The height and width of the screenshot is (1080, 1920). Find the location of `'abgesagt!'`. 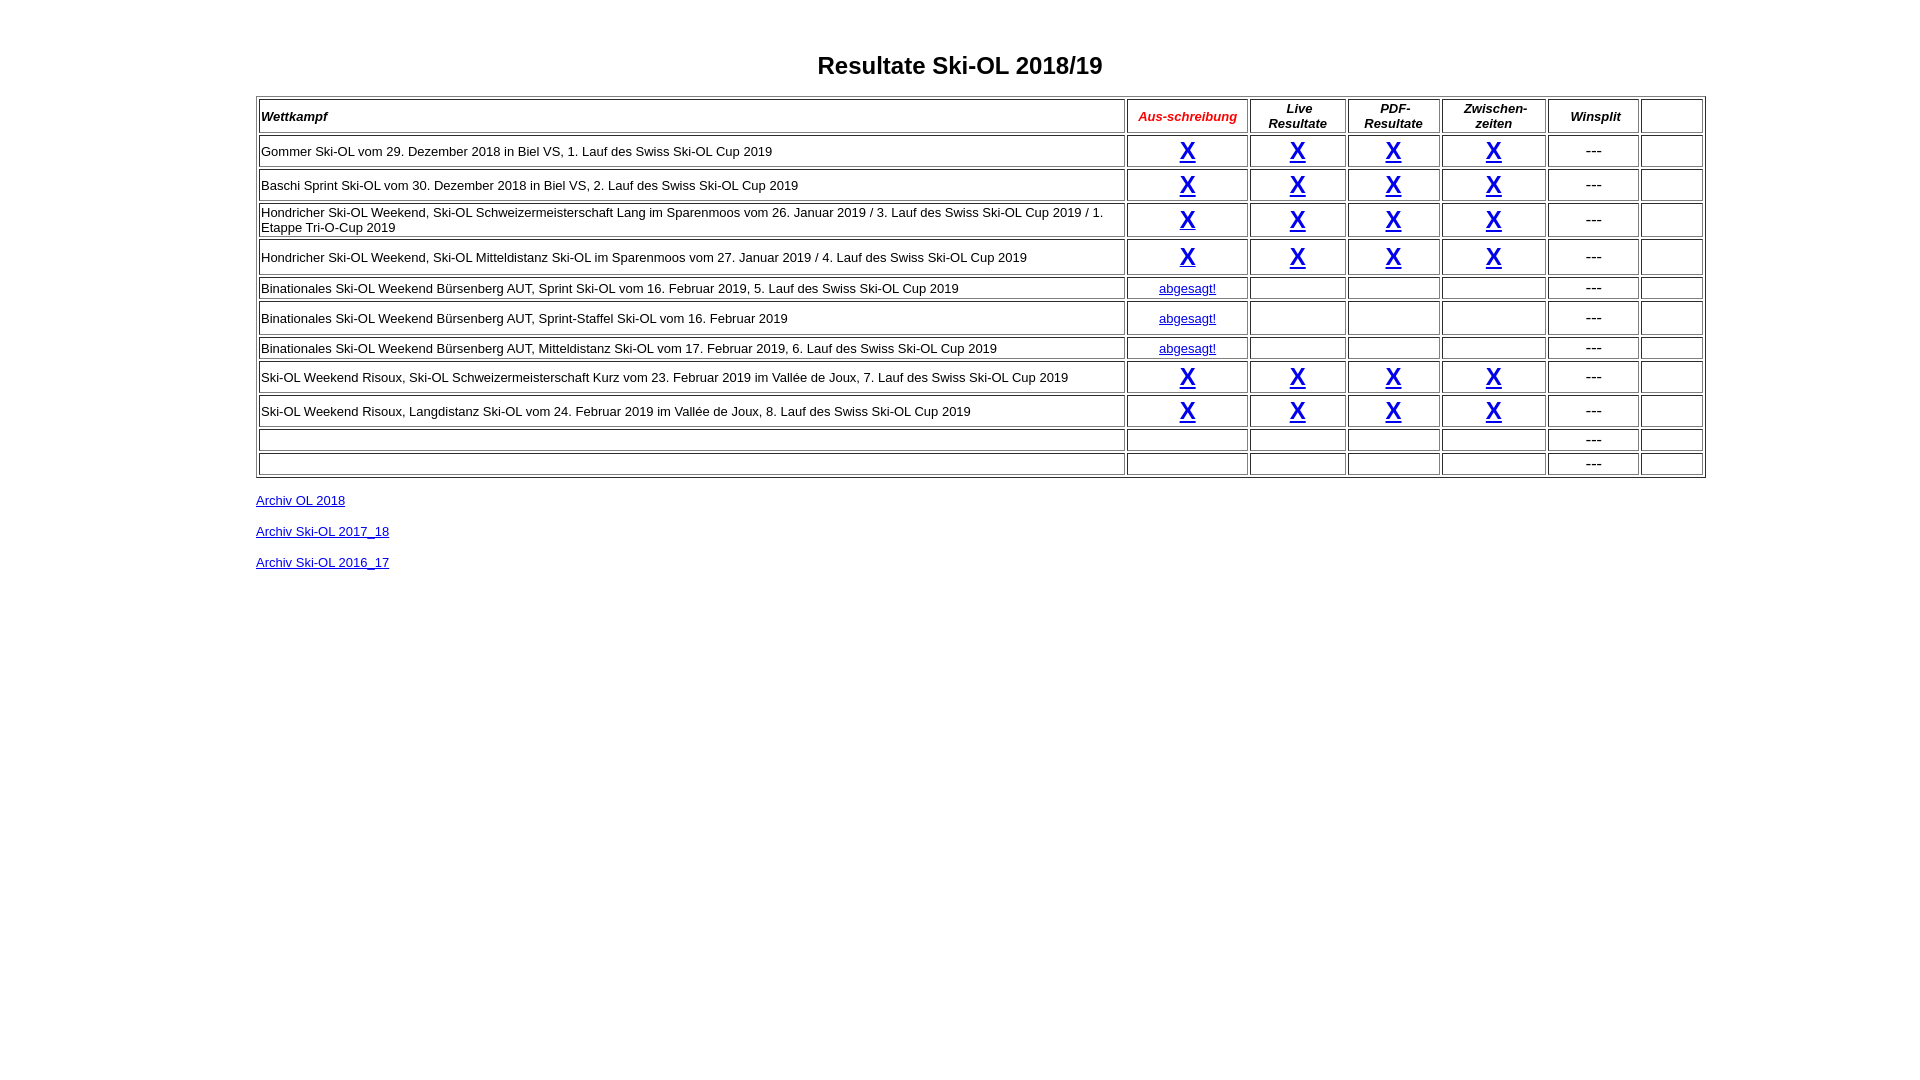

'abgesagt!' is located at coordinates (1158, 287).